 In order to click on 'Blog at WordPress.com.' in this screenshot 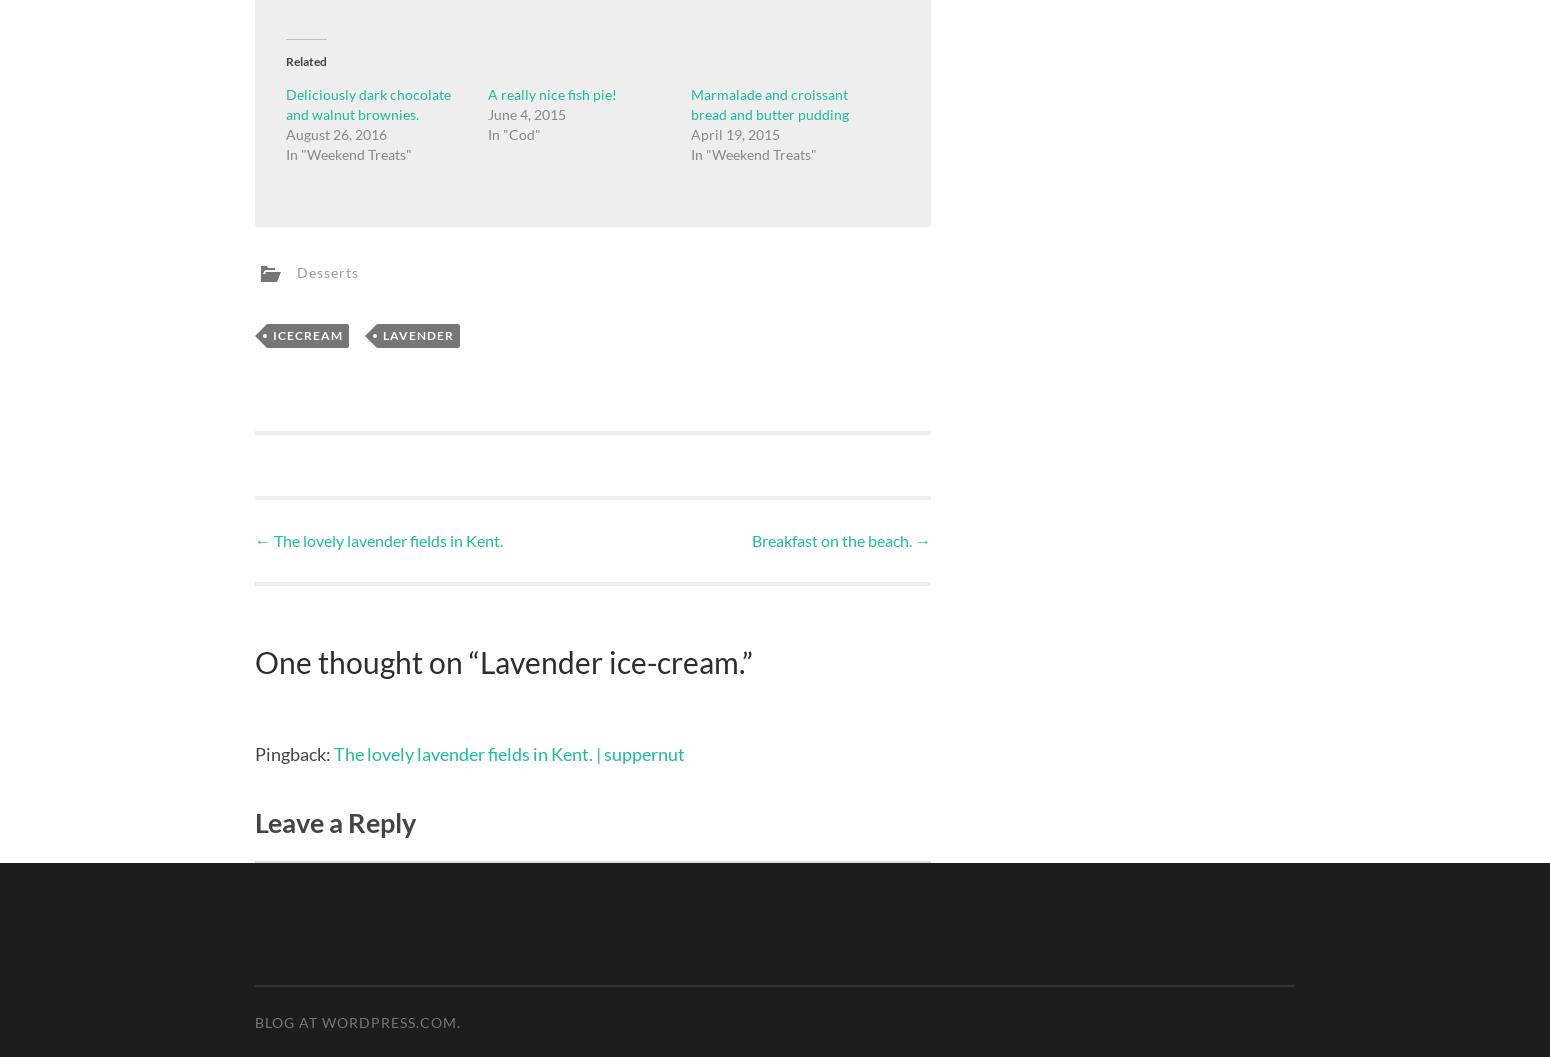, I will do `click(357, 1020)`.